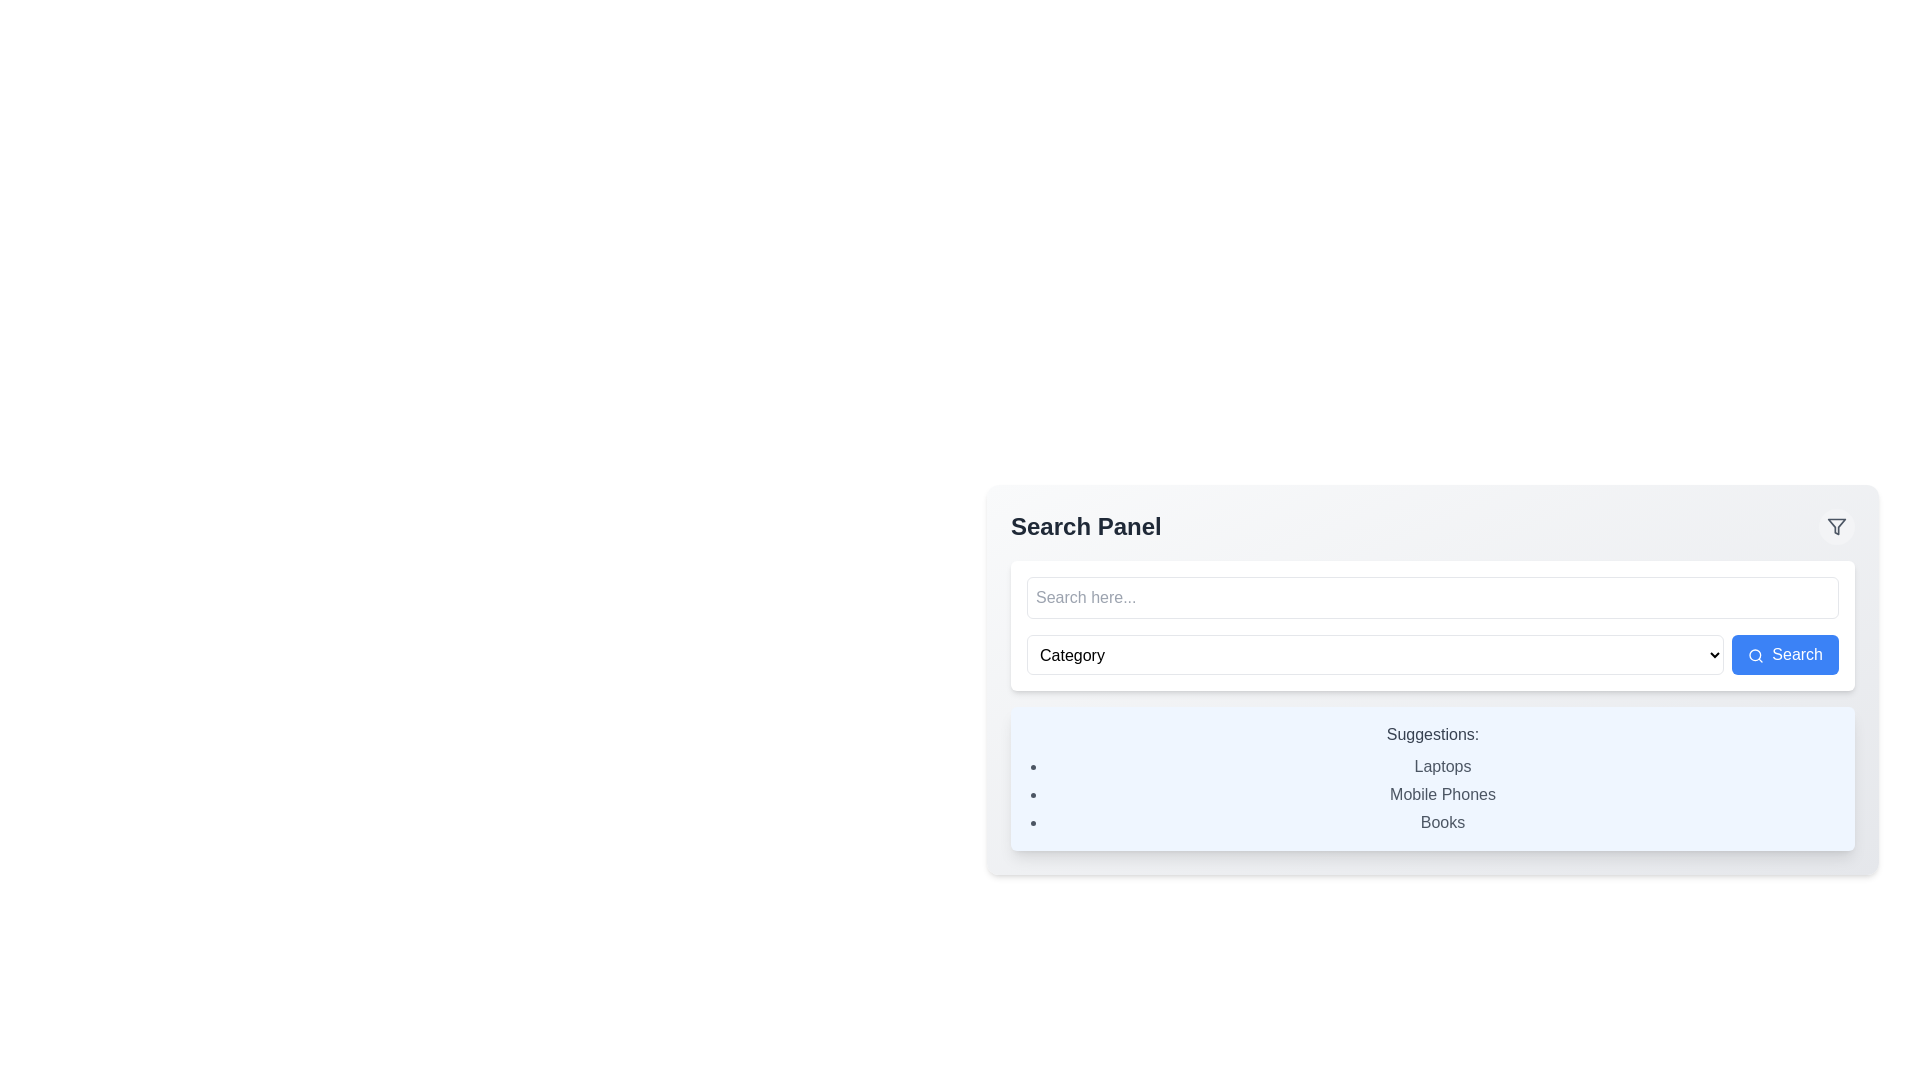 This screenshot has width=1920, height=1080. Describe the element at coordinates (1443, 793) in the screenshot. I see `the text item in the suggestions list that suggests the category 'Mobile Phones', located between 'Laptops' and 'Books'` at that location.